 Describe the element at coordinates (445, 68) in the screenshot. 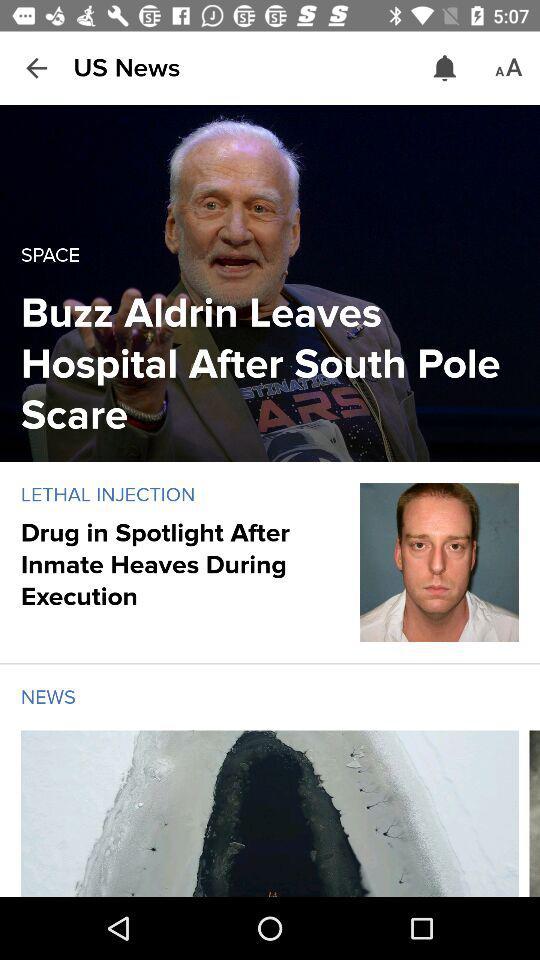

I see `the item to the right of the us news` at that location.